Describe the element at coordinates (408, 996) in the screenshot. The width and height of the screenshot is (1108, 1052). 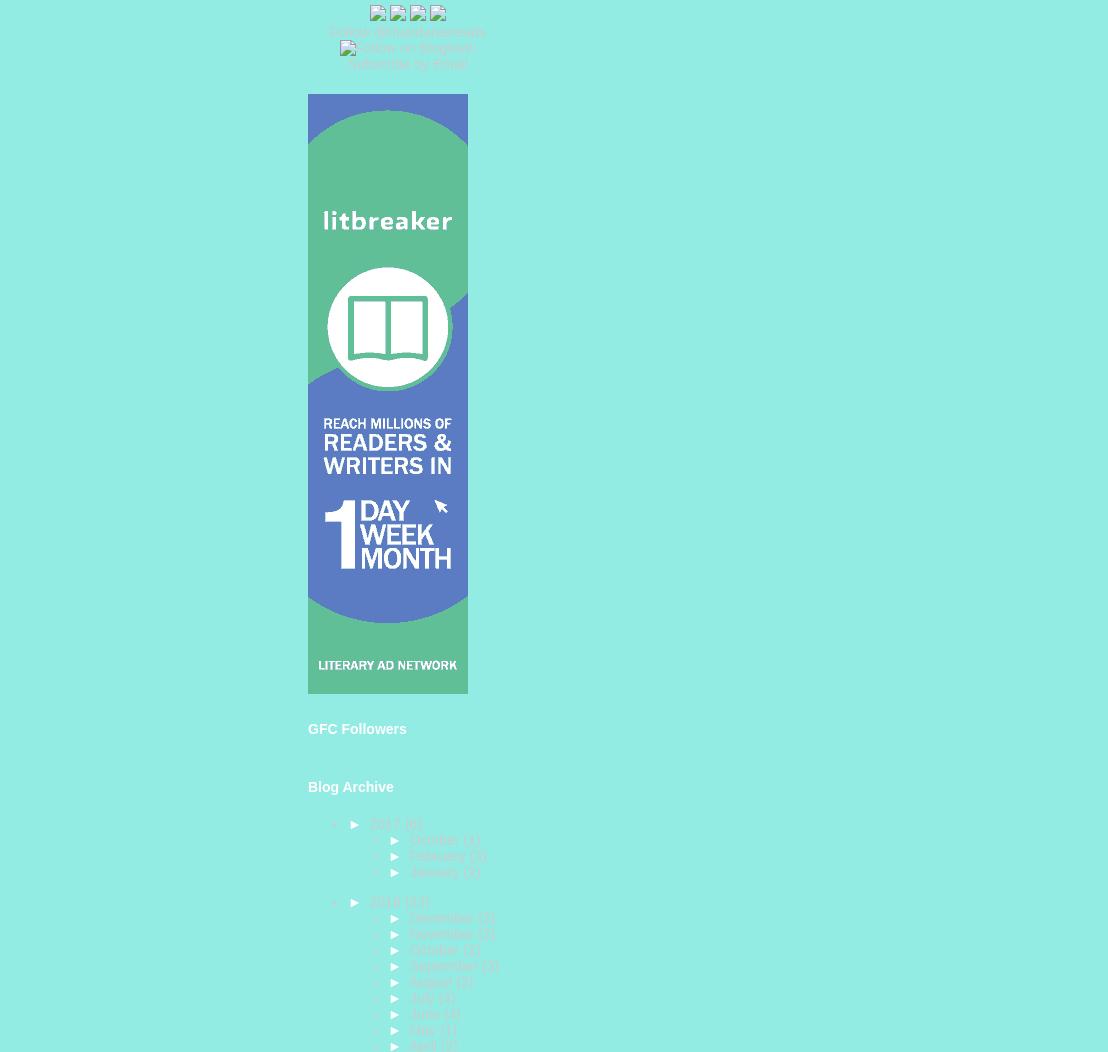
I see `'July'` at that location.